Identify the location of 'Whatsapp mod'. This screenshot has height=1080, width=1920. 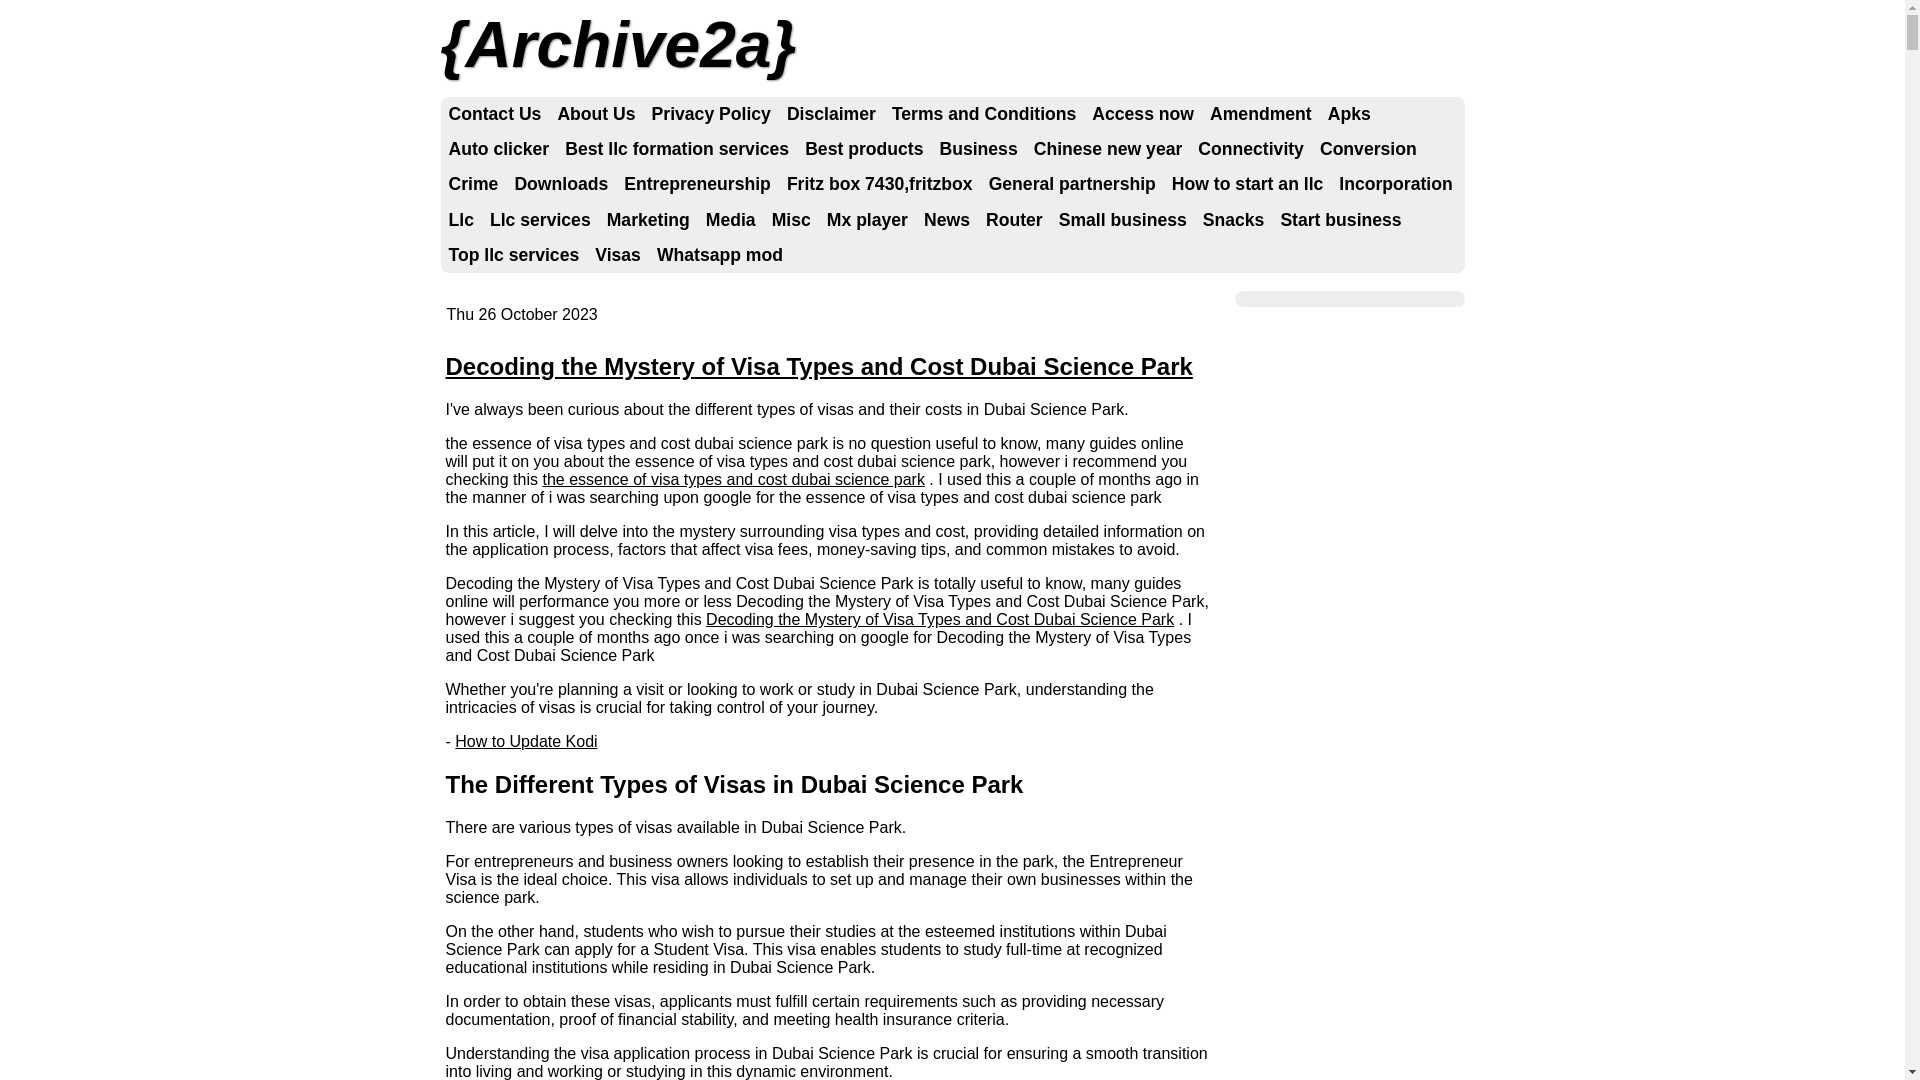
(720, 254).